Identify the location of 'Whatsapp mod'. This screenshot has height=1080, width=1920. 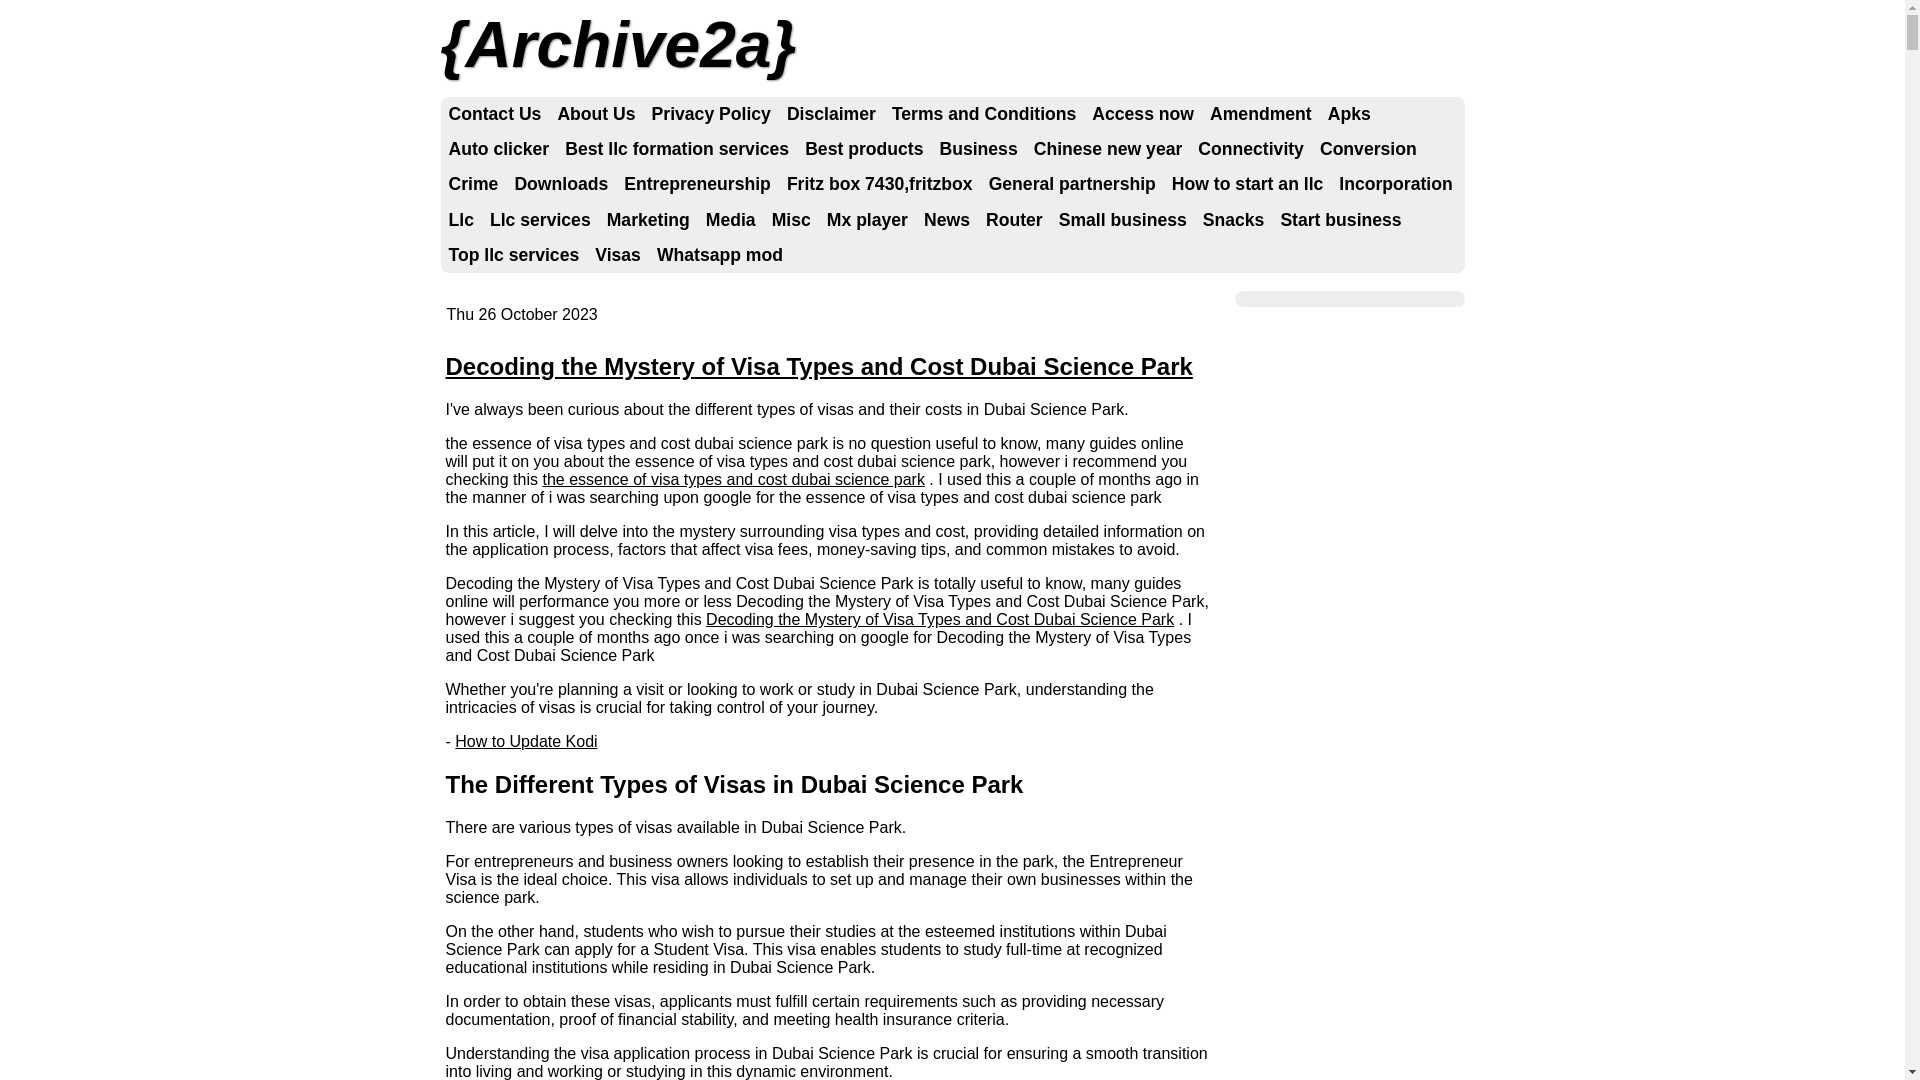
(720, 254).